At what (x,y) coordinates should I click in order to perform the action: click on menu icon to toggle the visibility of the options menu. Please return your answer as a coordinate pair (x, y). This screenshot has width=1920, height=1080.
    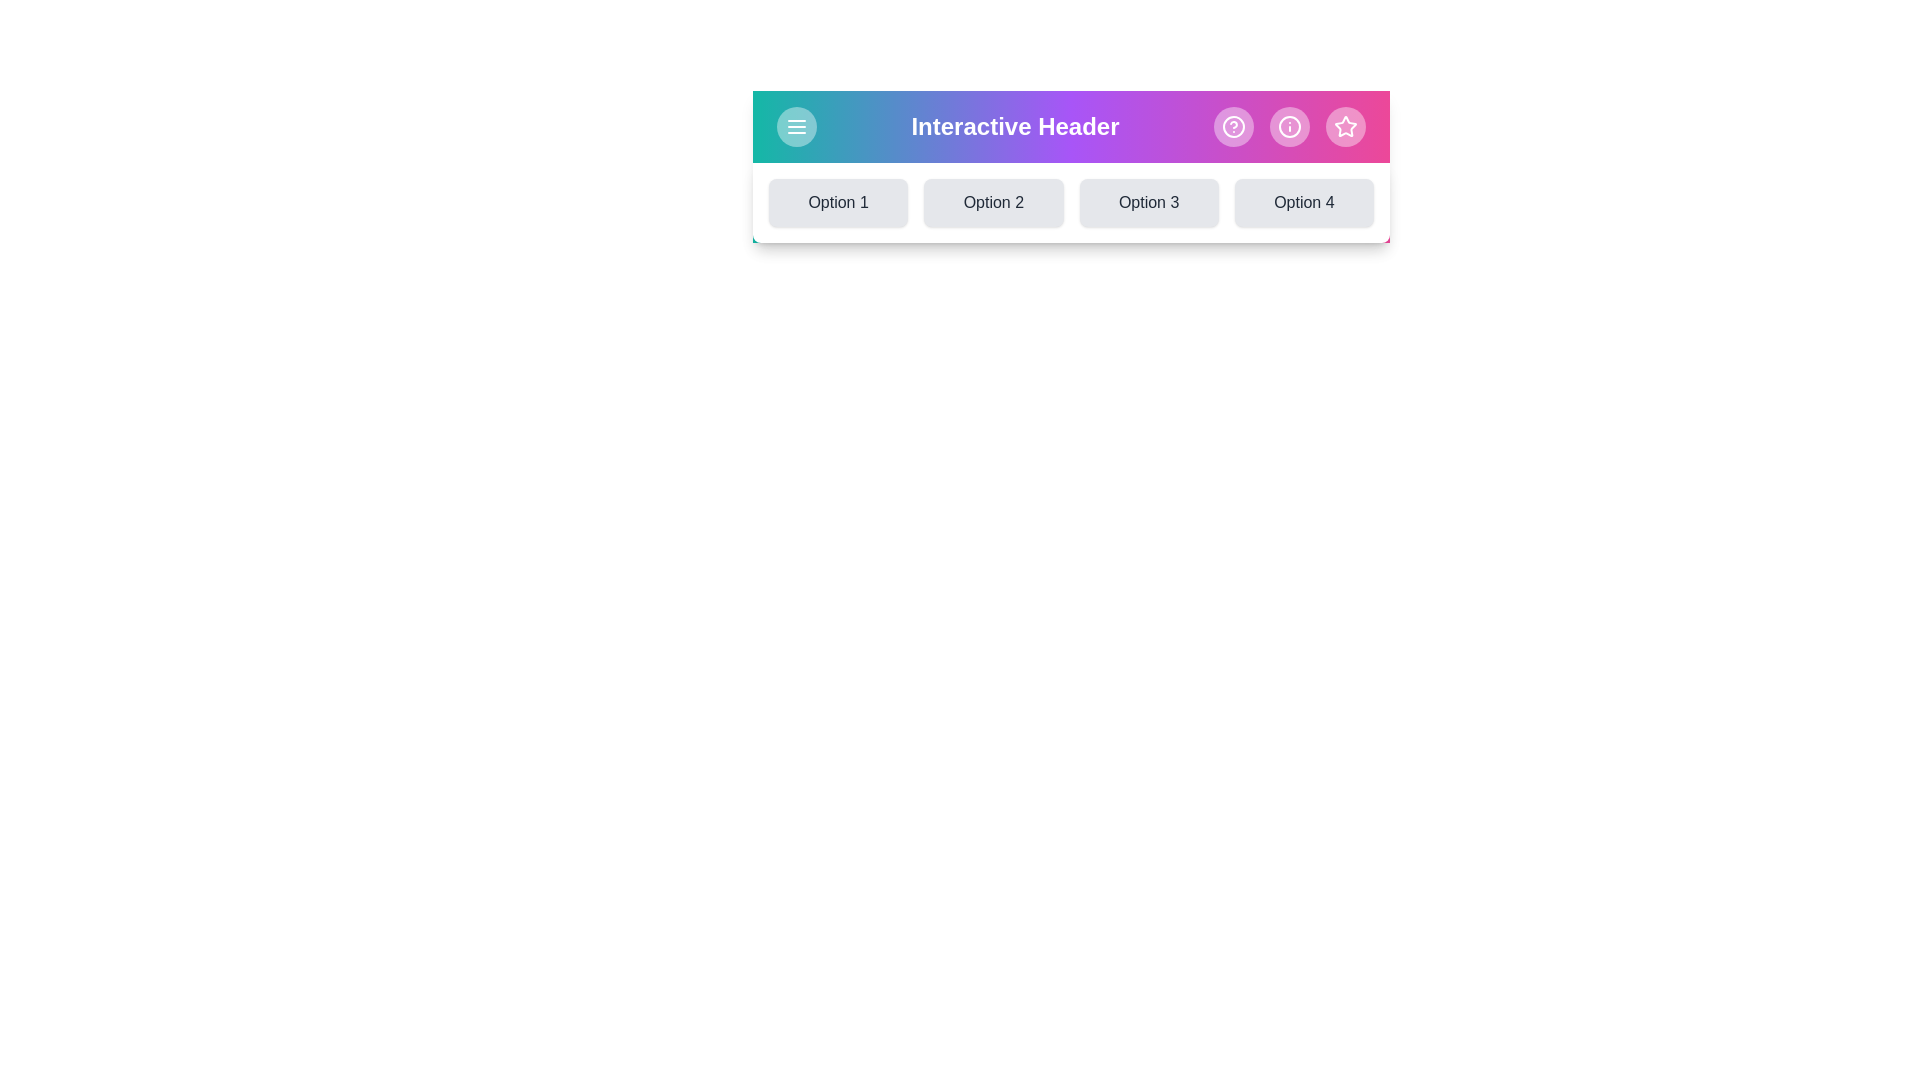
    Looking at the image, I should click on (795, 127).